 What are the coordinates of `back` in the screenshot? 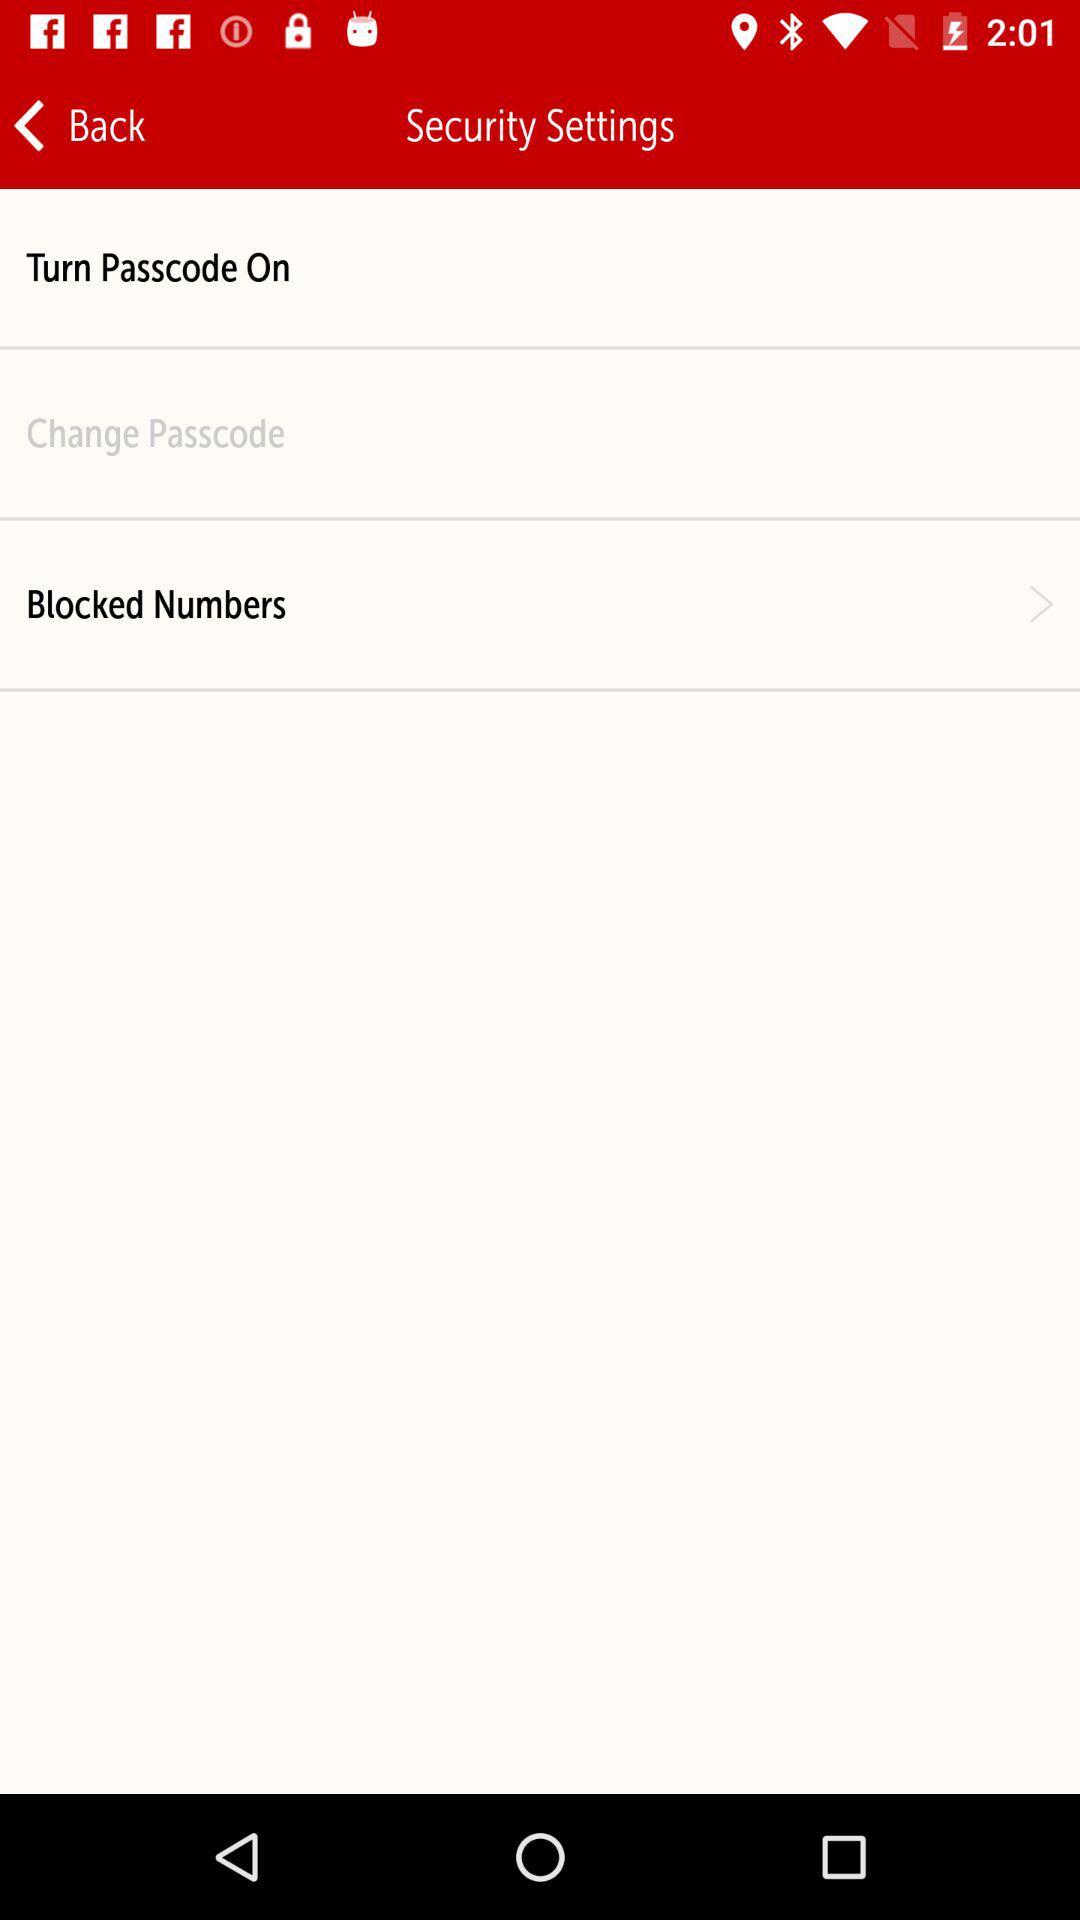 It's located at (77, 124).